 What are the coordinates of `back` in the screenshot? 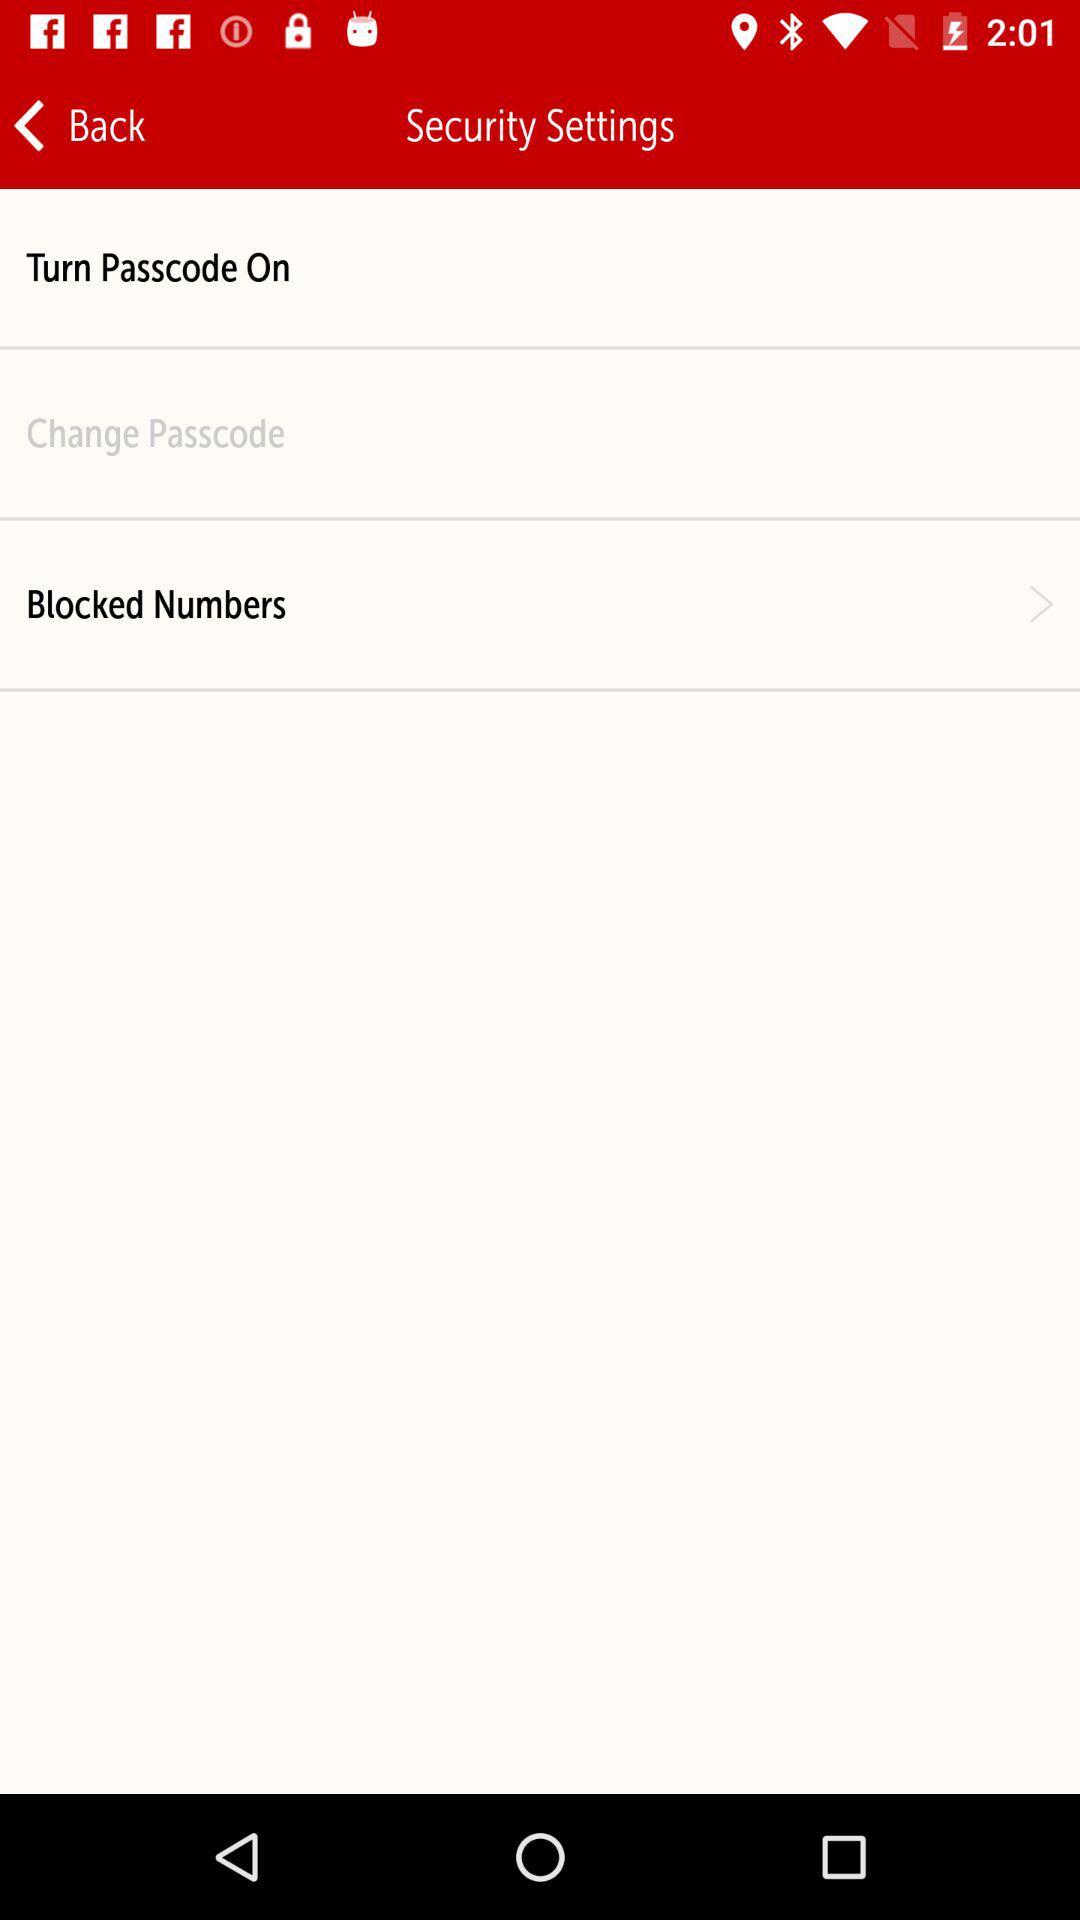 It's located at (77, 124).